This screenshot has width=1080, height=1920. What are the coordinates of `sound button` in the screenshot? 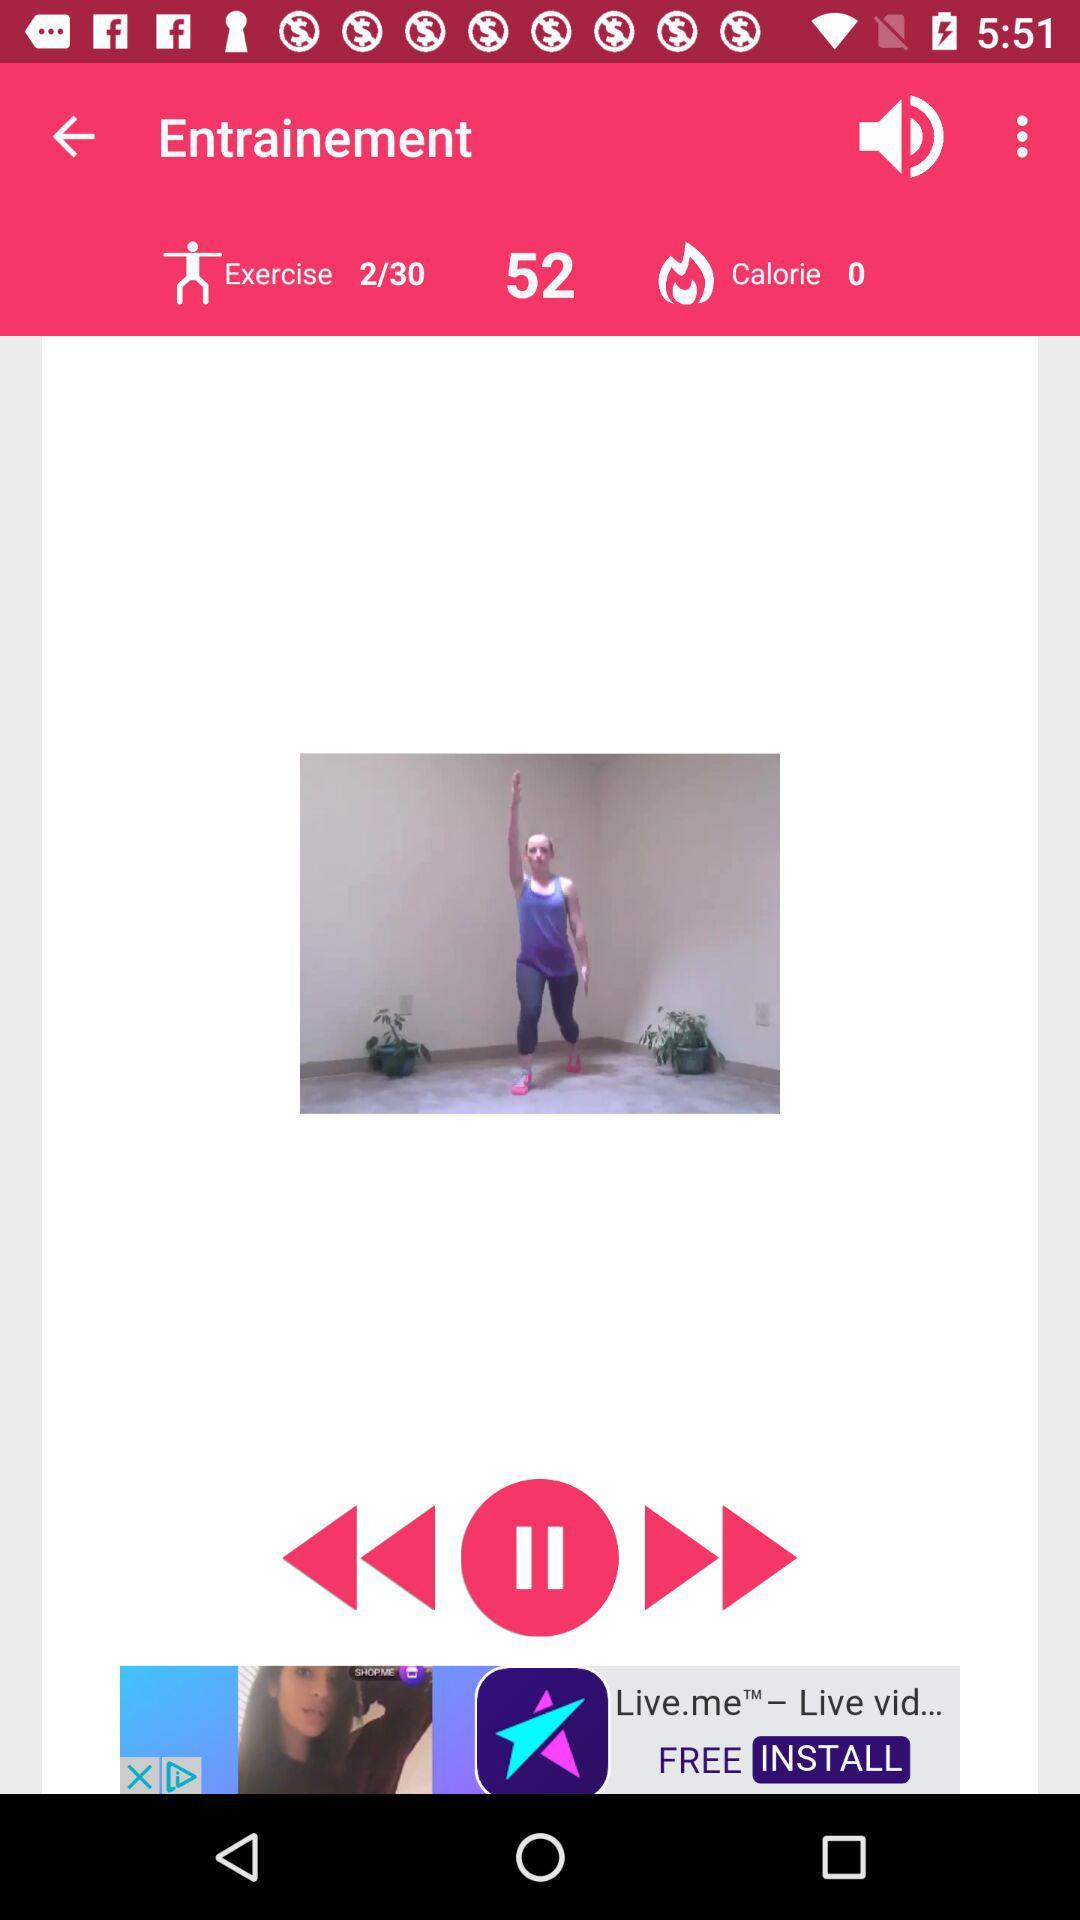 It's located at (901, 135).